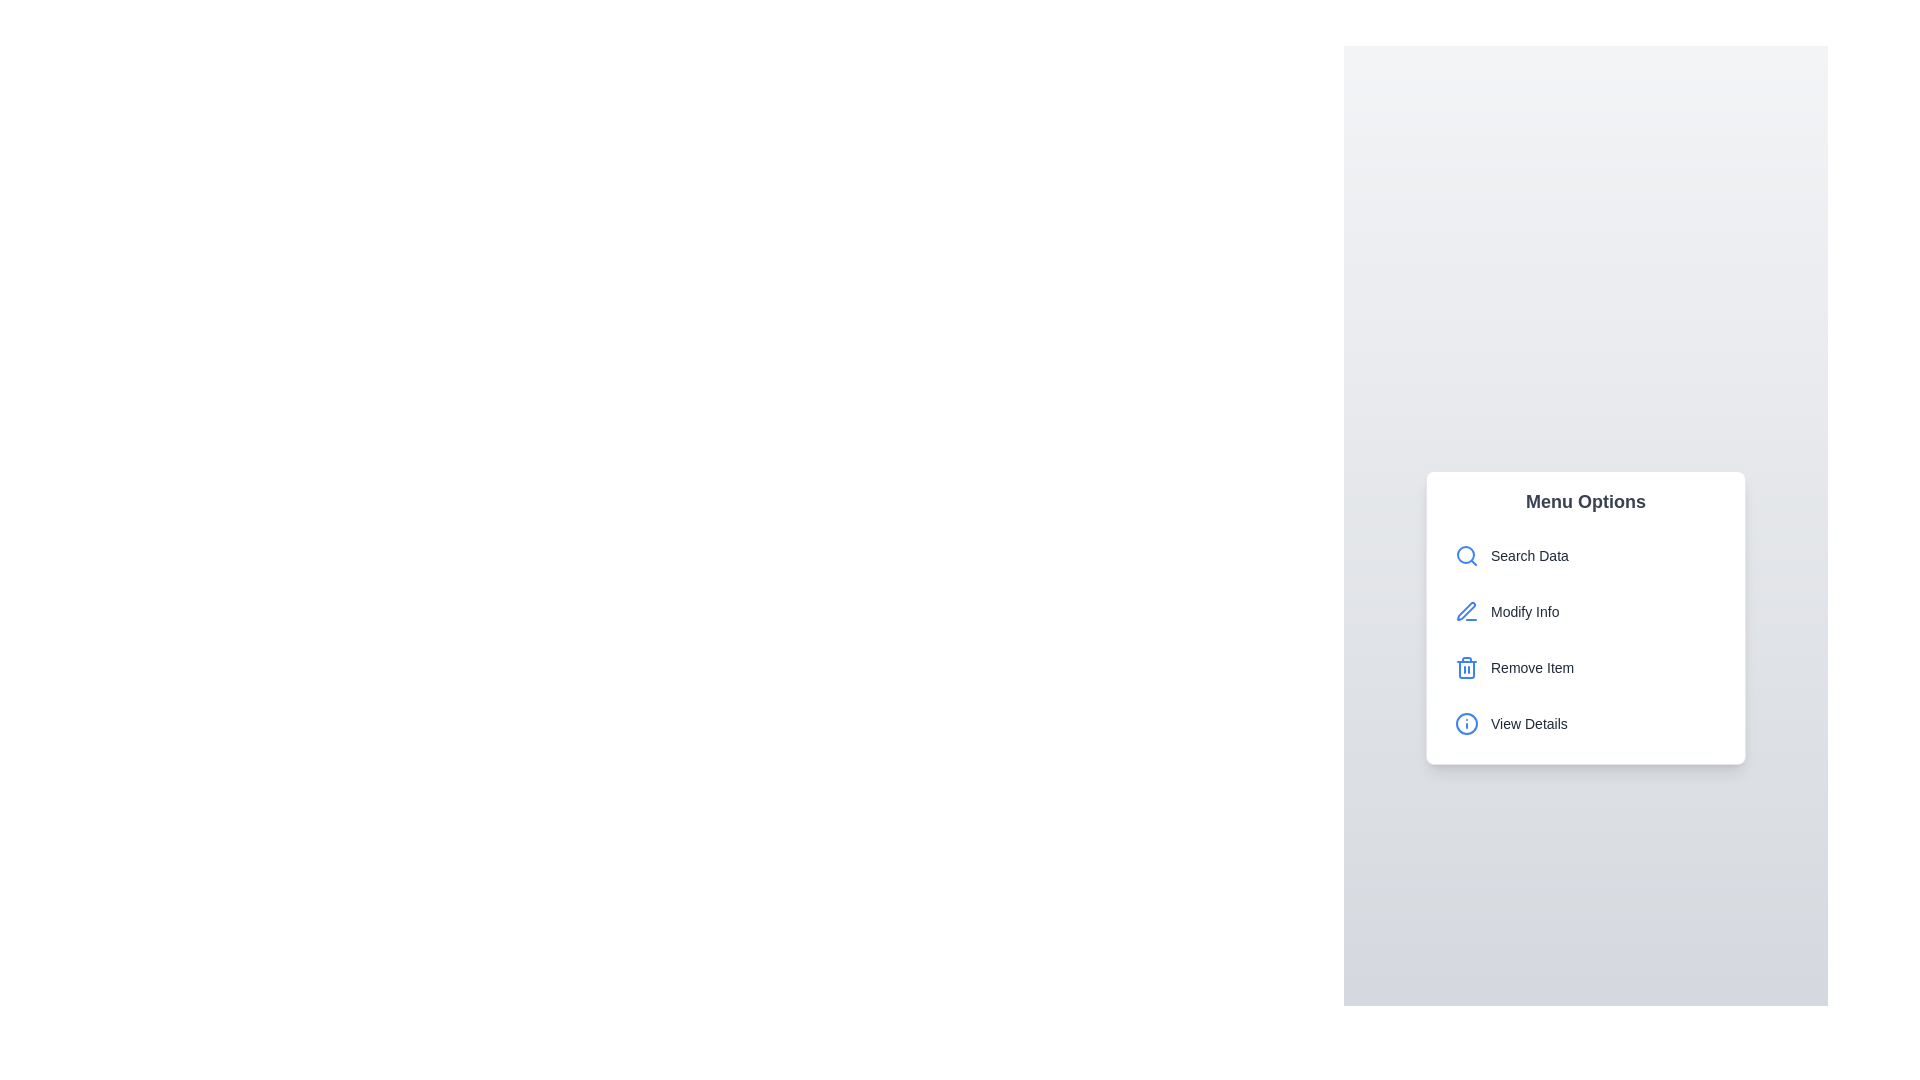 The image size is (1920, 1080). What do you see at coordinates (1467, 555) in the screenshot?
I see `the 'Search' icon located to the left of the 'Search Data' text in the 'Menu Options' panel` at bounding box center [1467, 555].